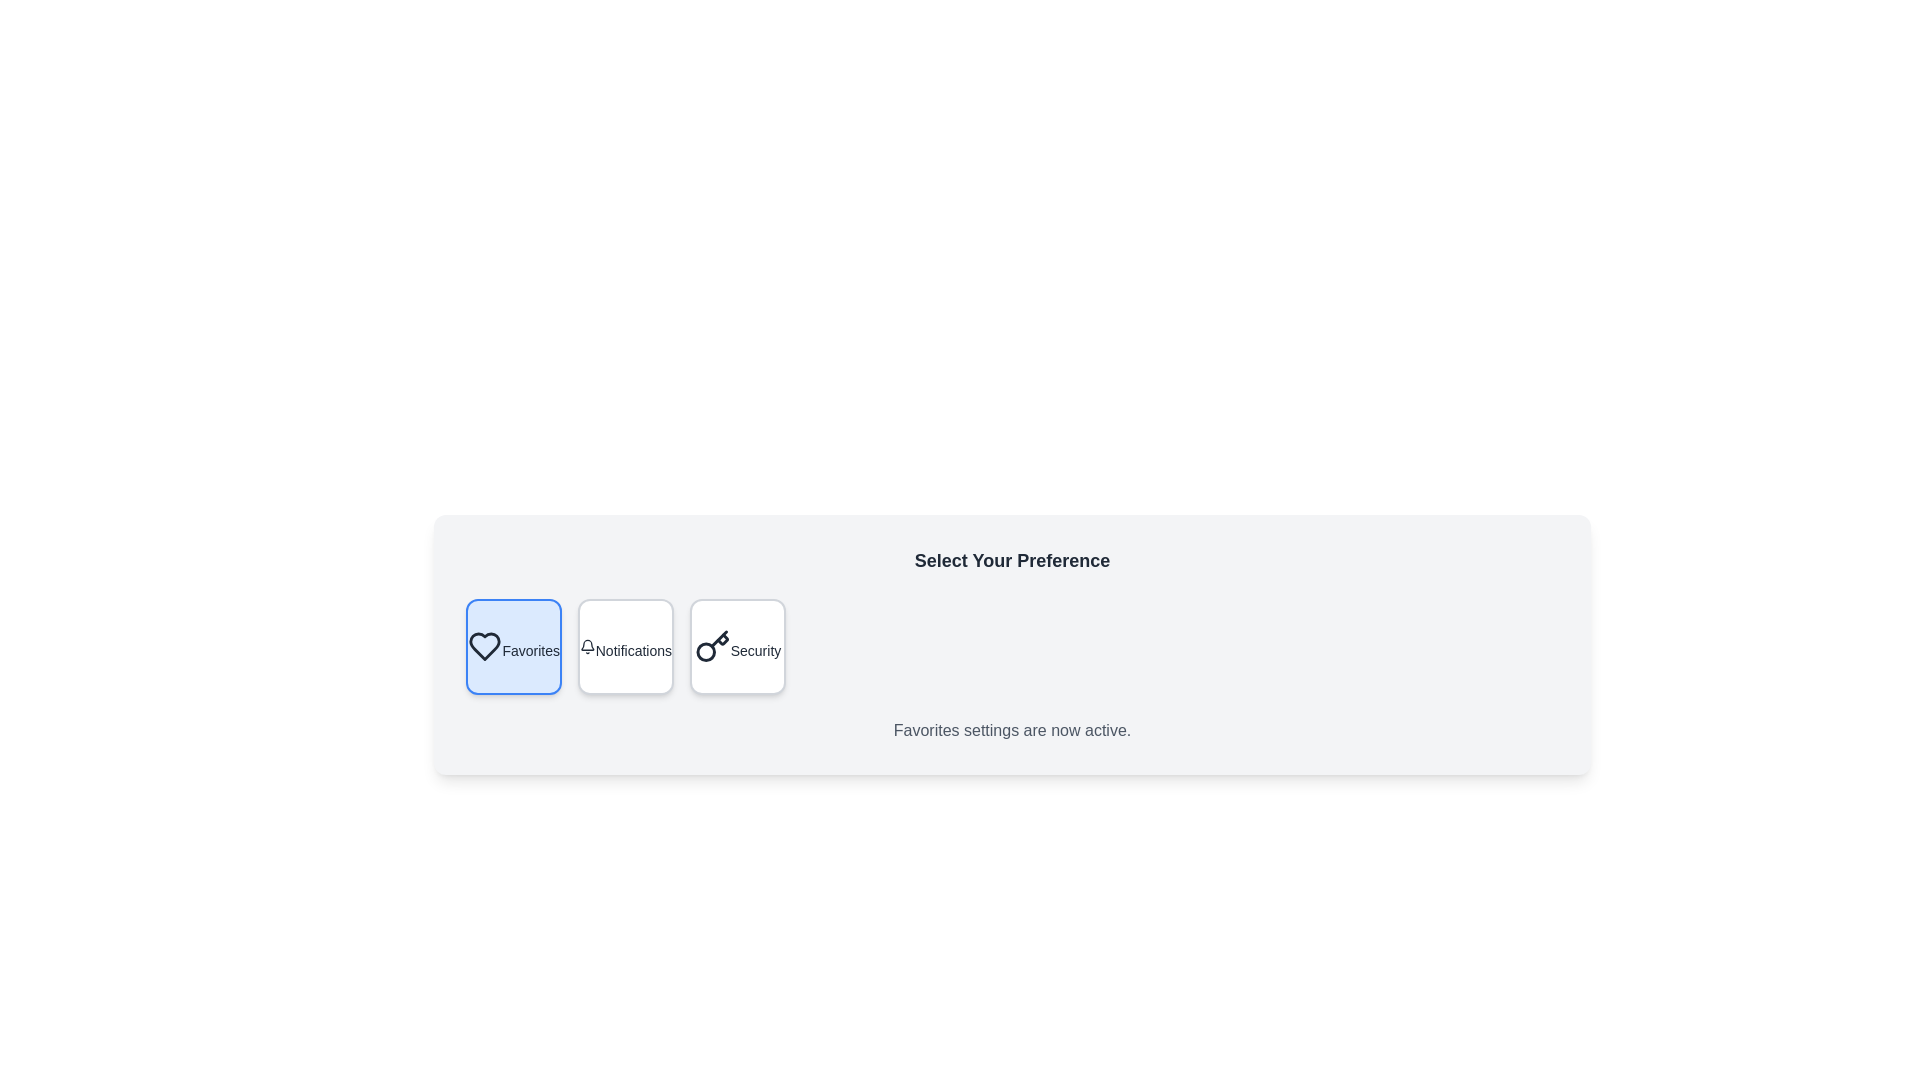  What do you see at coordinates (513, 647) in the screenshot?
I see `the preference option Favorites by clicking on the corresponding button` at bounding box center [513, 647].